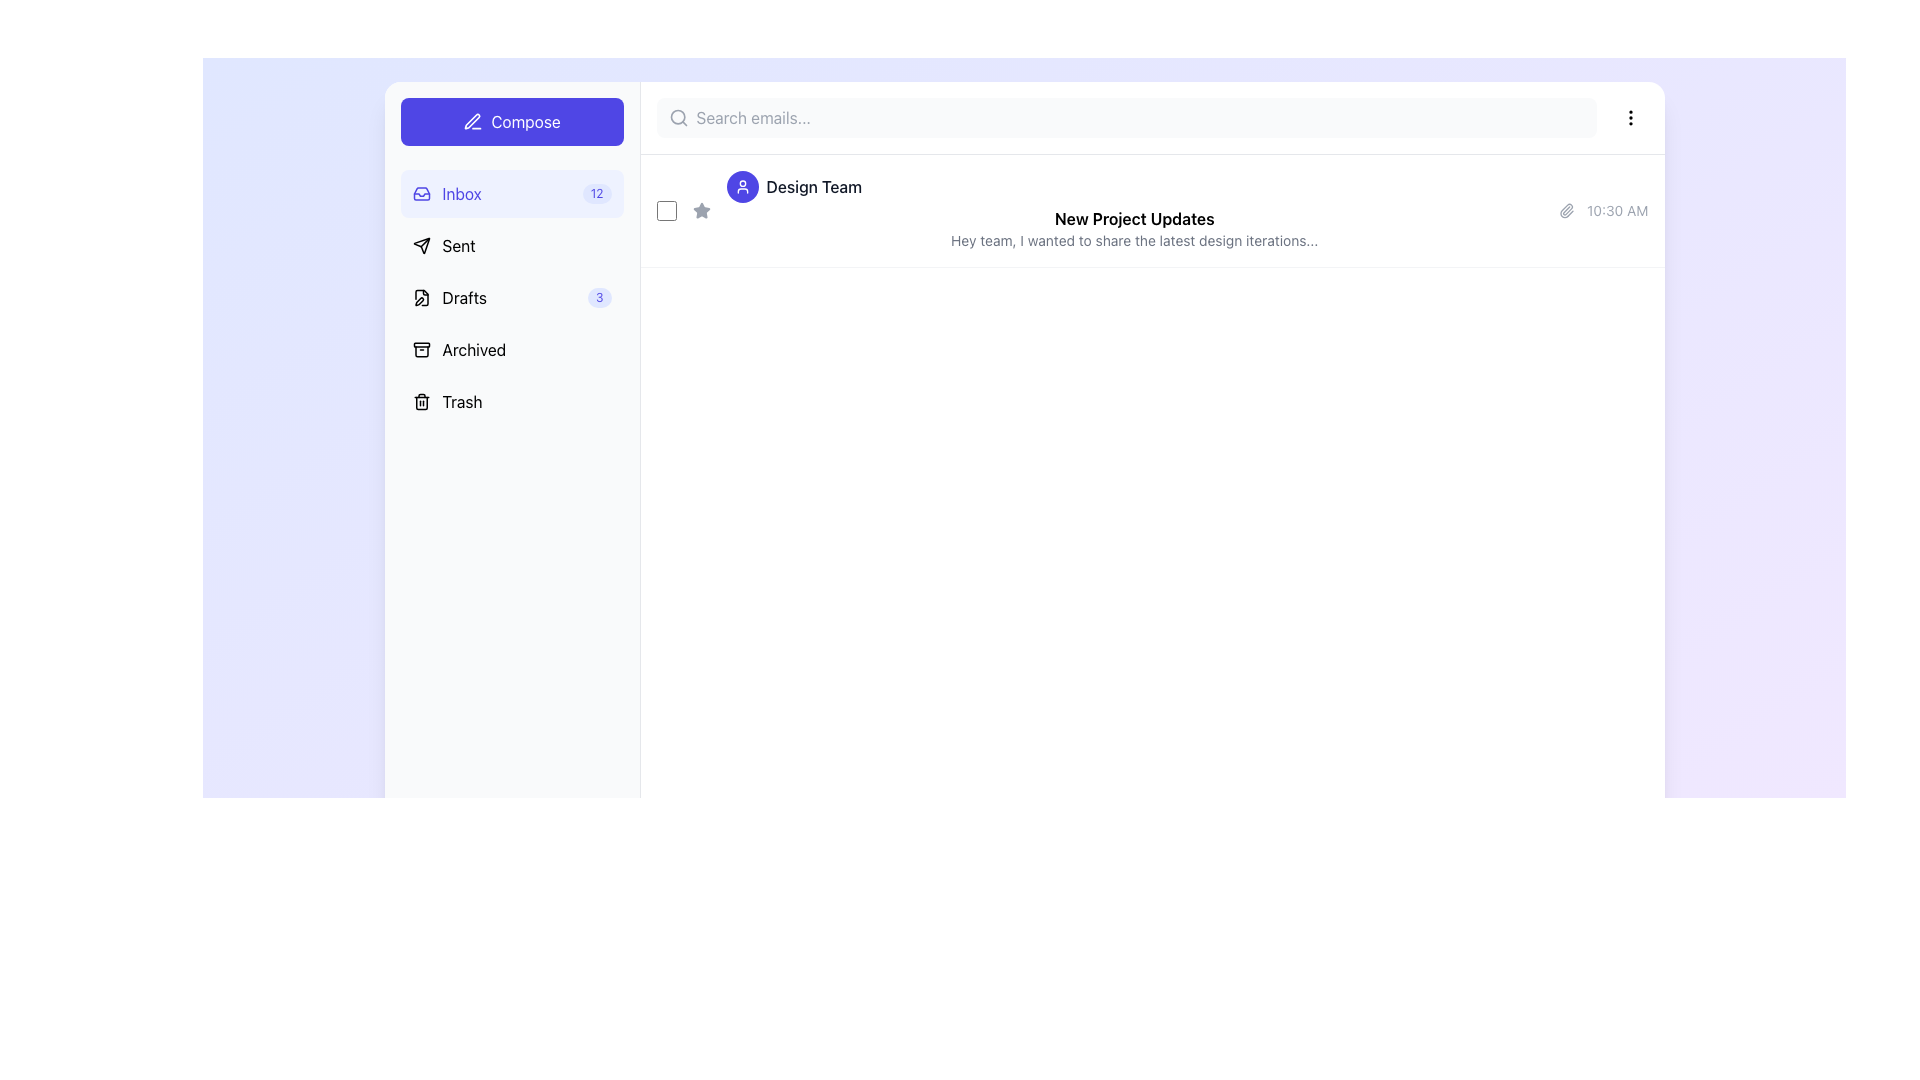 The image size is (1920, 1080). Describe the element at coordinates (701, 211) in the screenshot. I see `the star-shaped interactive icon for rating, located next to the checkbox in the email list for 'New Project Updates', to trigger its color change from gray to yellow` at that location.